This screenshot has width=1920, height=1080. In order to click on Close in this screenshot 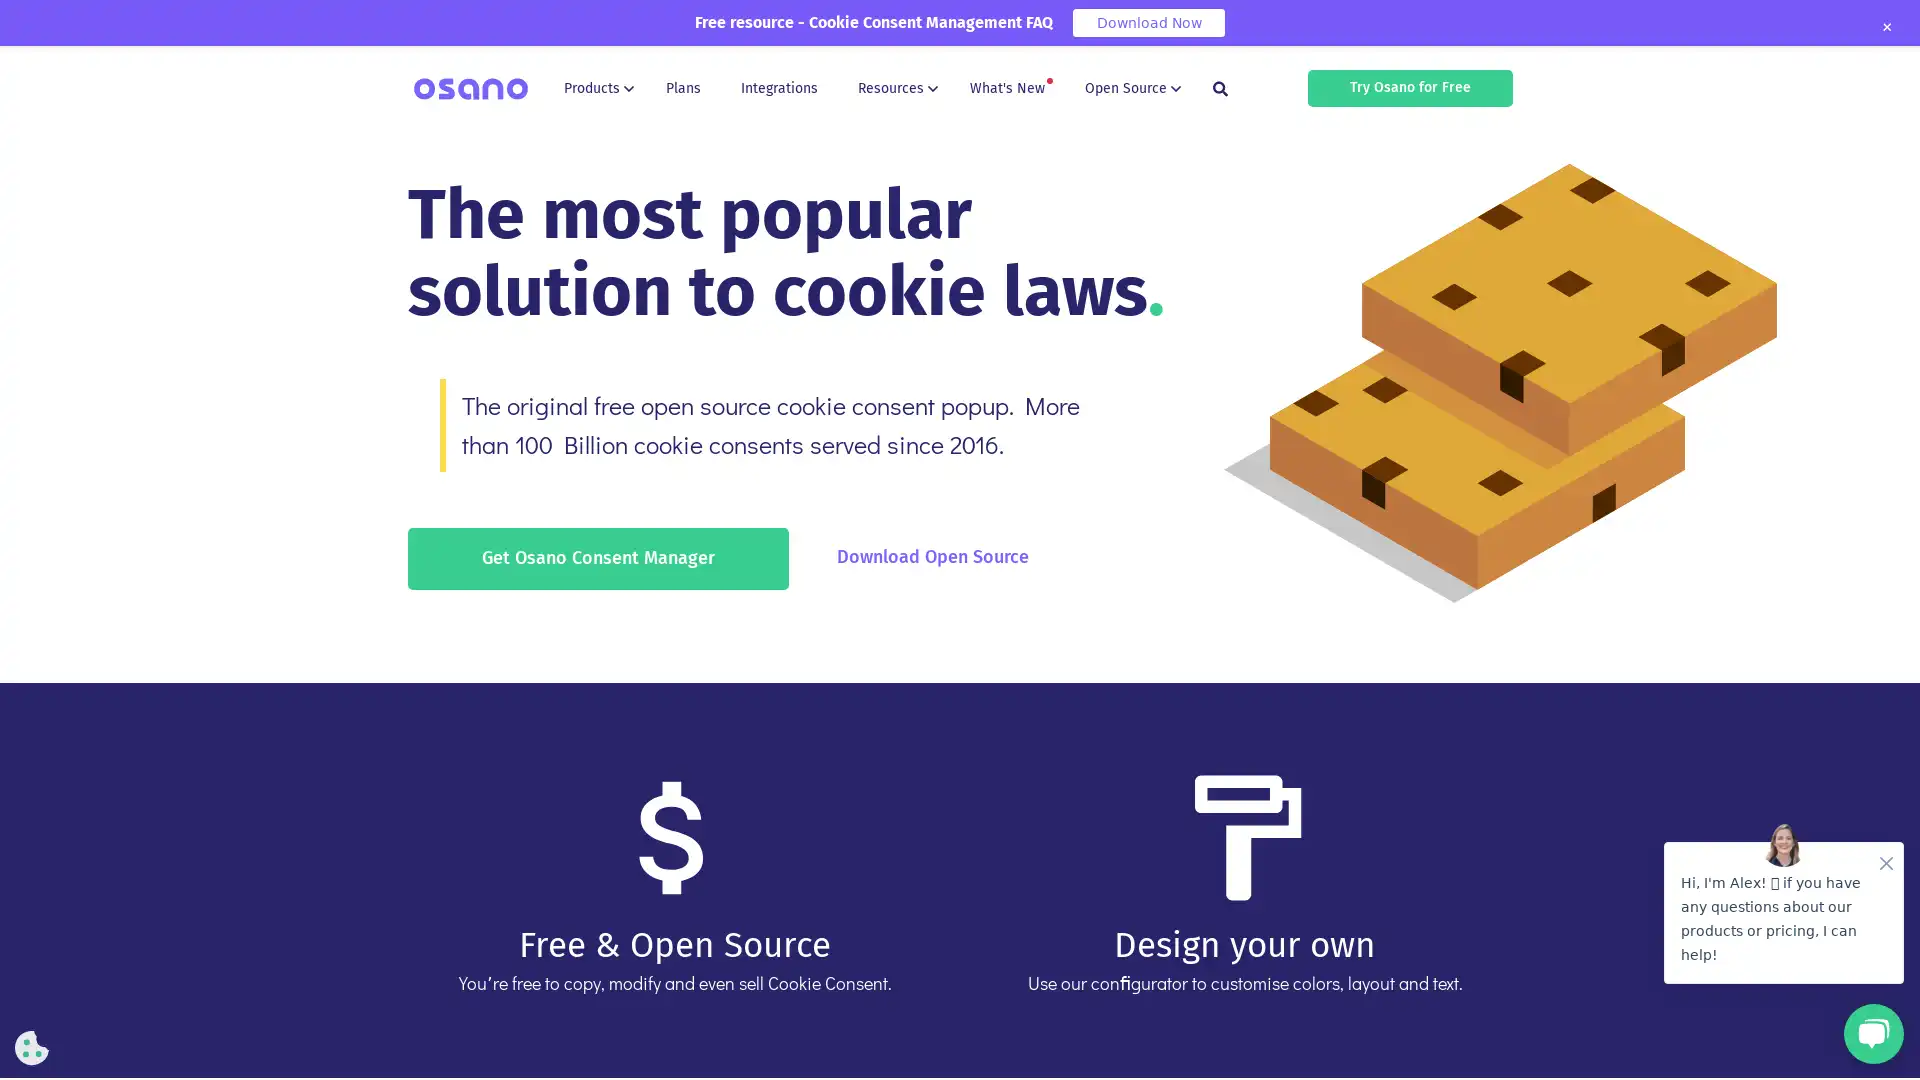, I will do `click(1885, 27)`.